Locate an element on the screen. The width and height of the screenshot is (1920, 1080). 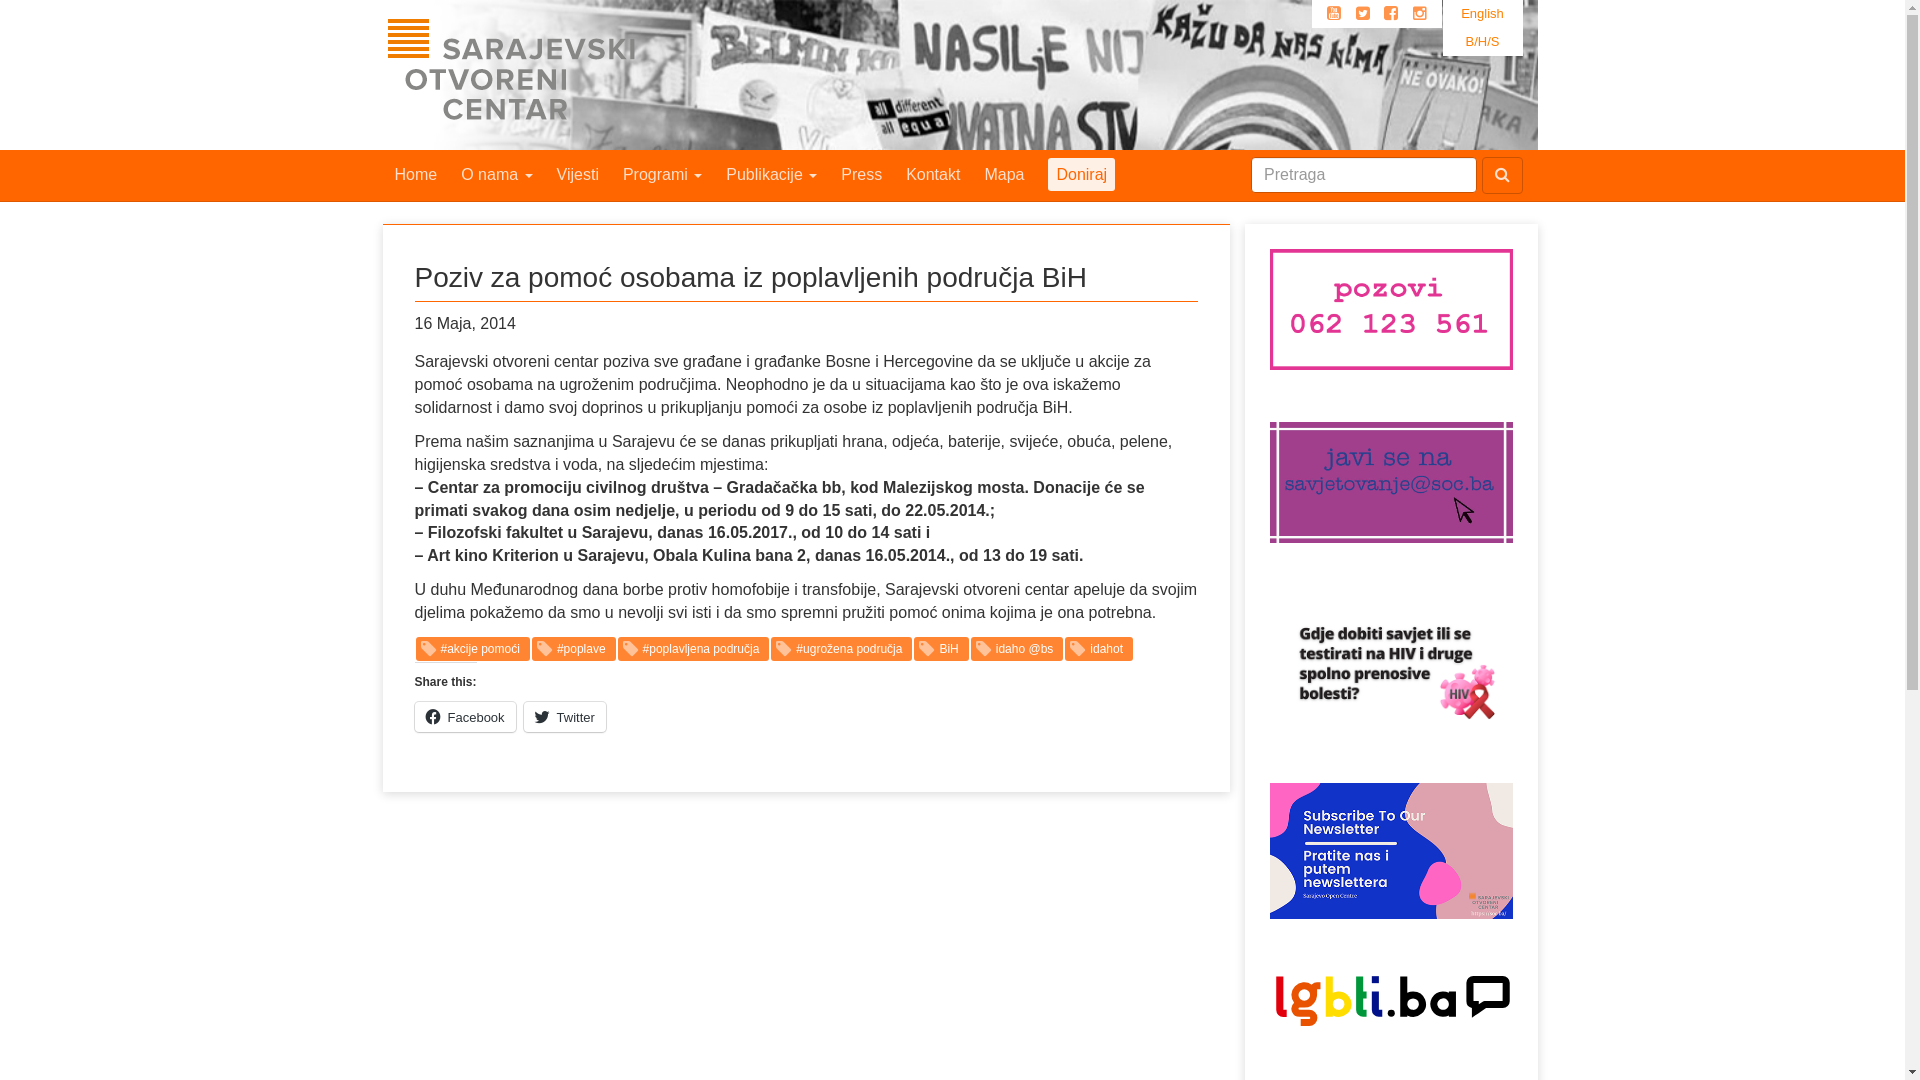
'Doniraj' is located at coordinates (1080, 173).